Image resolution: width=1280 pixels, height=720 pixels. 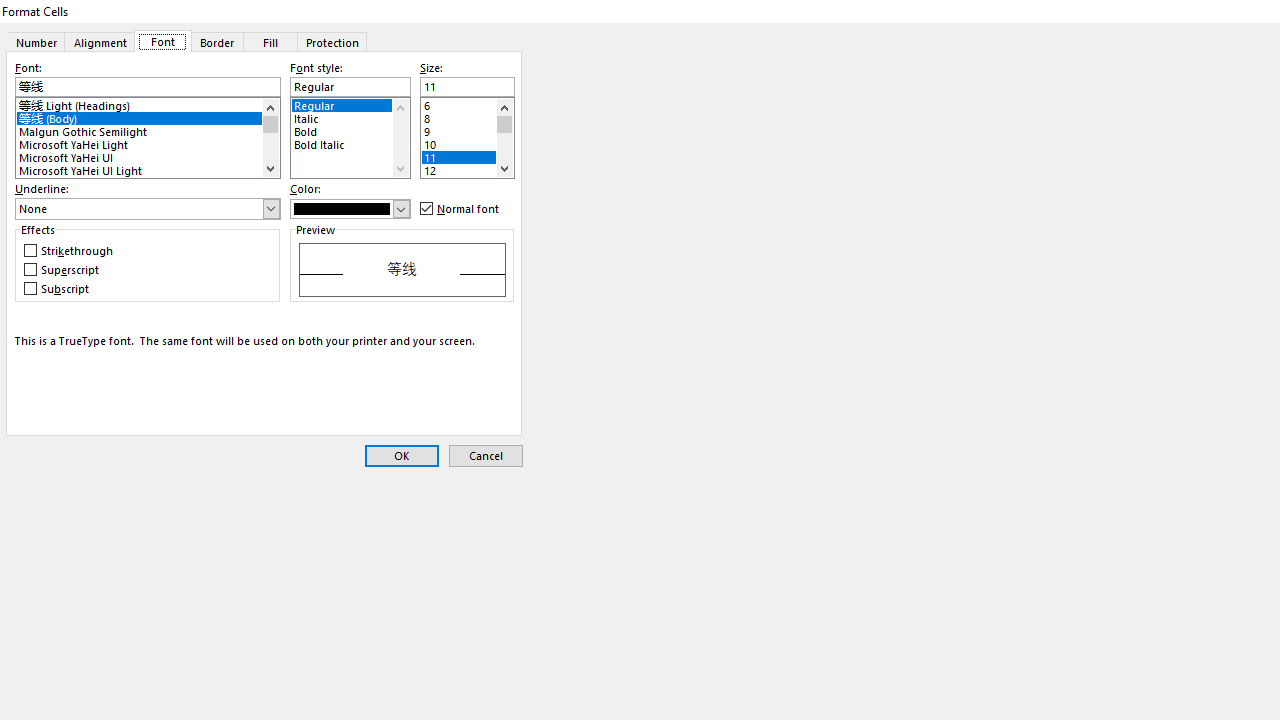 What do you see at coordinates (58, 288) in the screenshot?
I see `'Subscript'` at bounding box center [58, 288].